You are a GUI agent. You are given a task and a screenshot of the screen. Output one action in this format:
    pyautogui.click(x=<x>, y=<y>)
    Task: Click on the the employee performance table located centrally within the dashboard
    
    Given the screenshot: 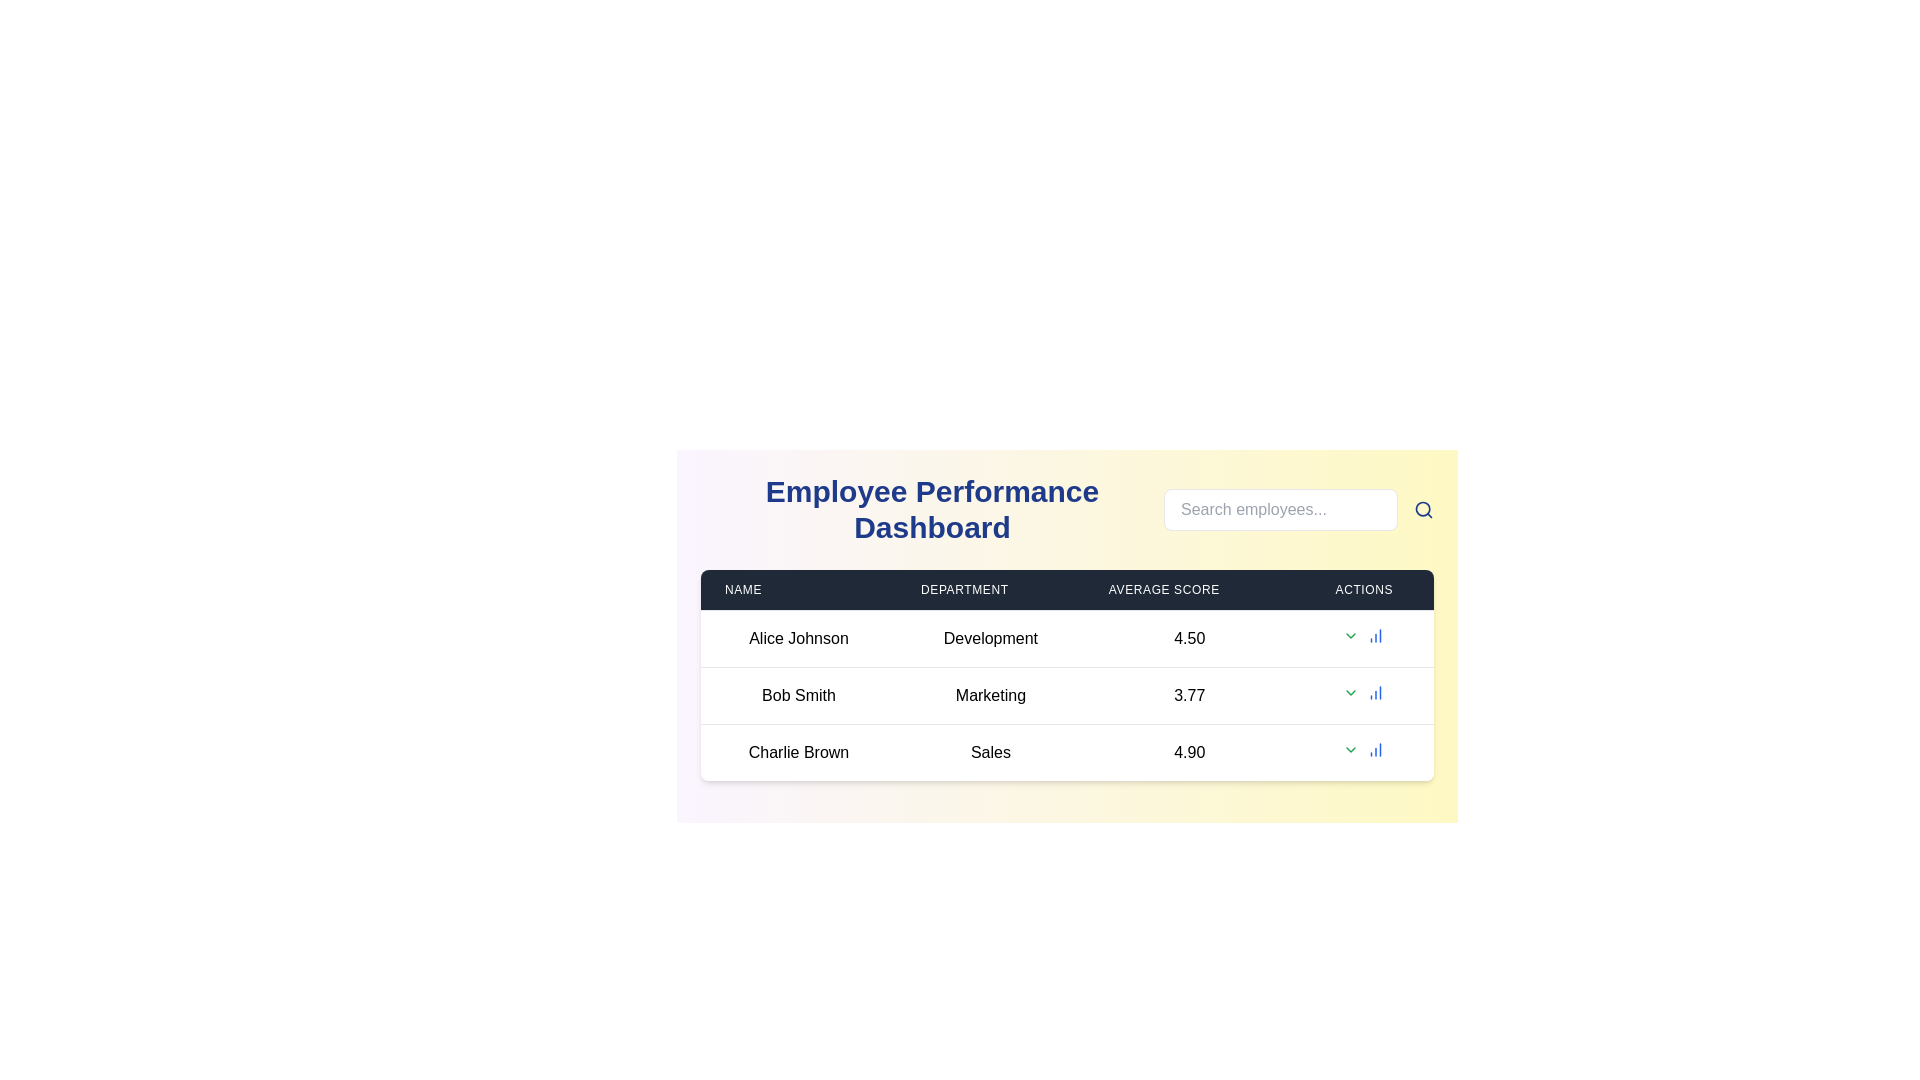 What is the action you would take?
    pyautogui.click(x=1066, y=675)
    